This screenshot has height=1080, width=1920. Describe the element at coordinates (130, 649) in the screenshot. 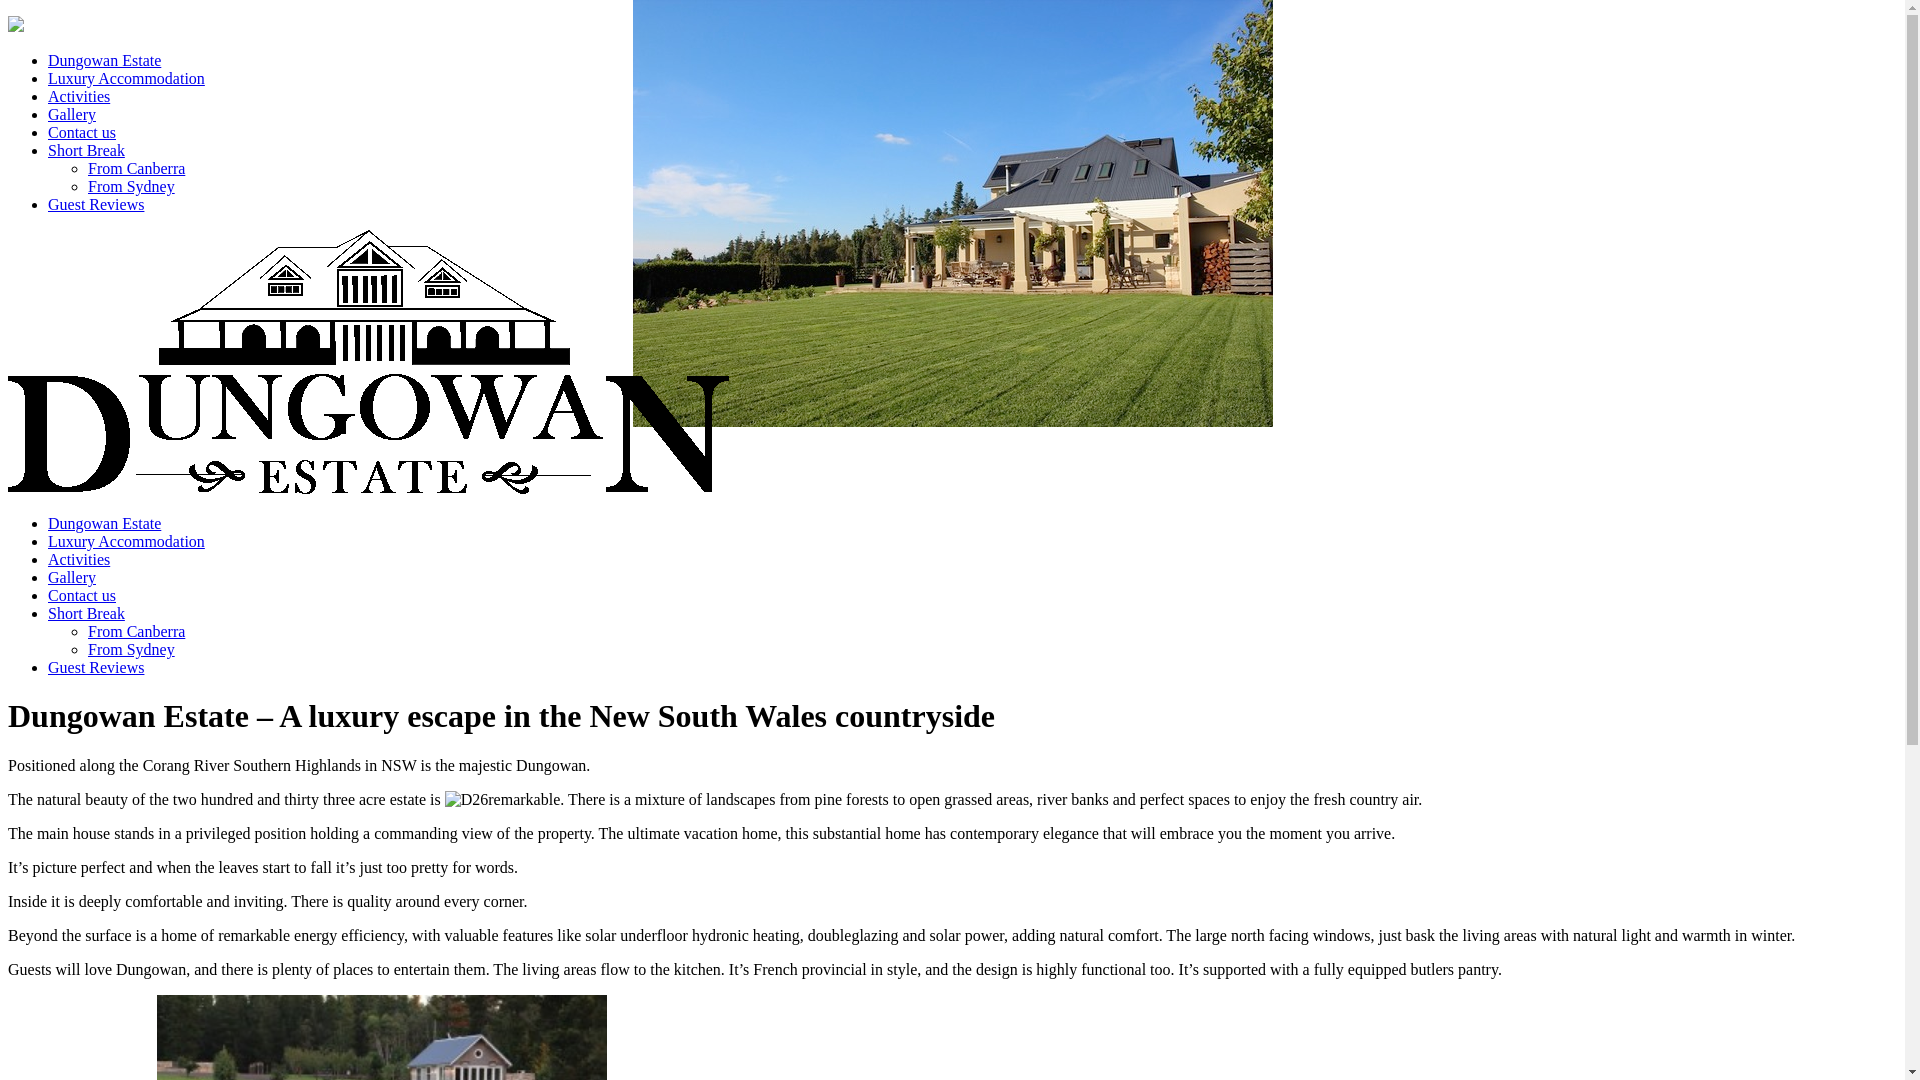

I see `'From Sydney'` at that location.